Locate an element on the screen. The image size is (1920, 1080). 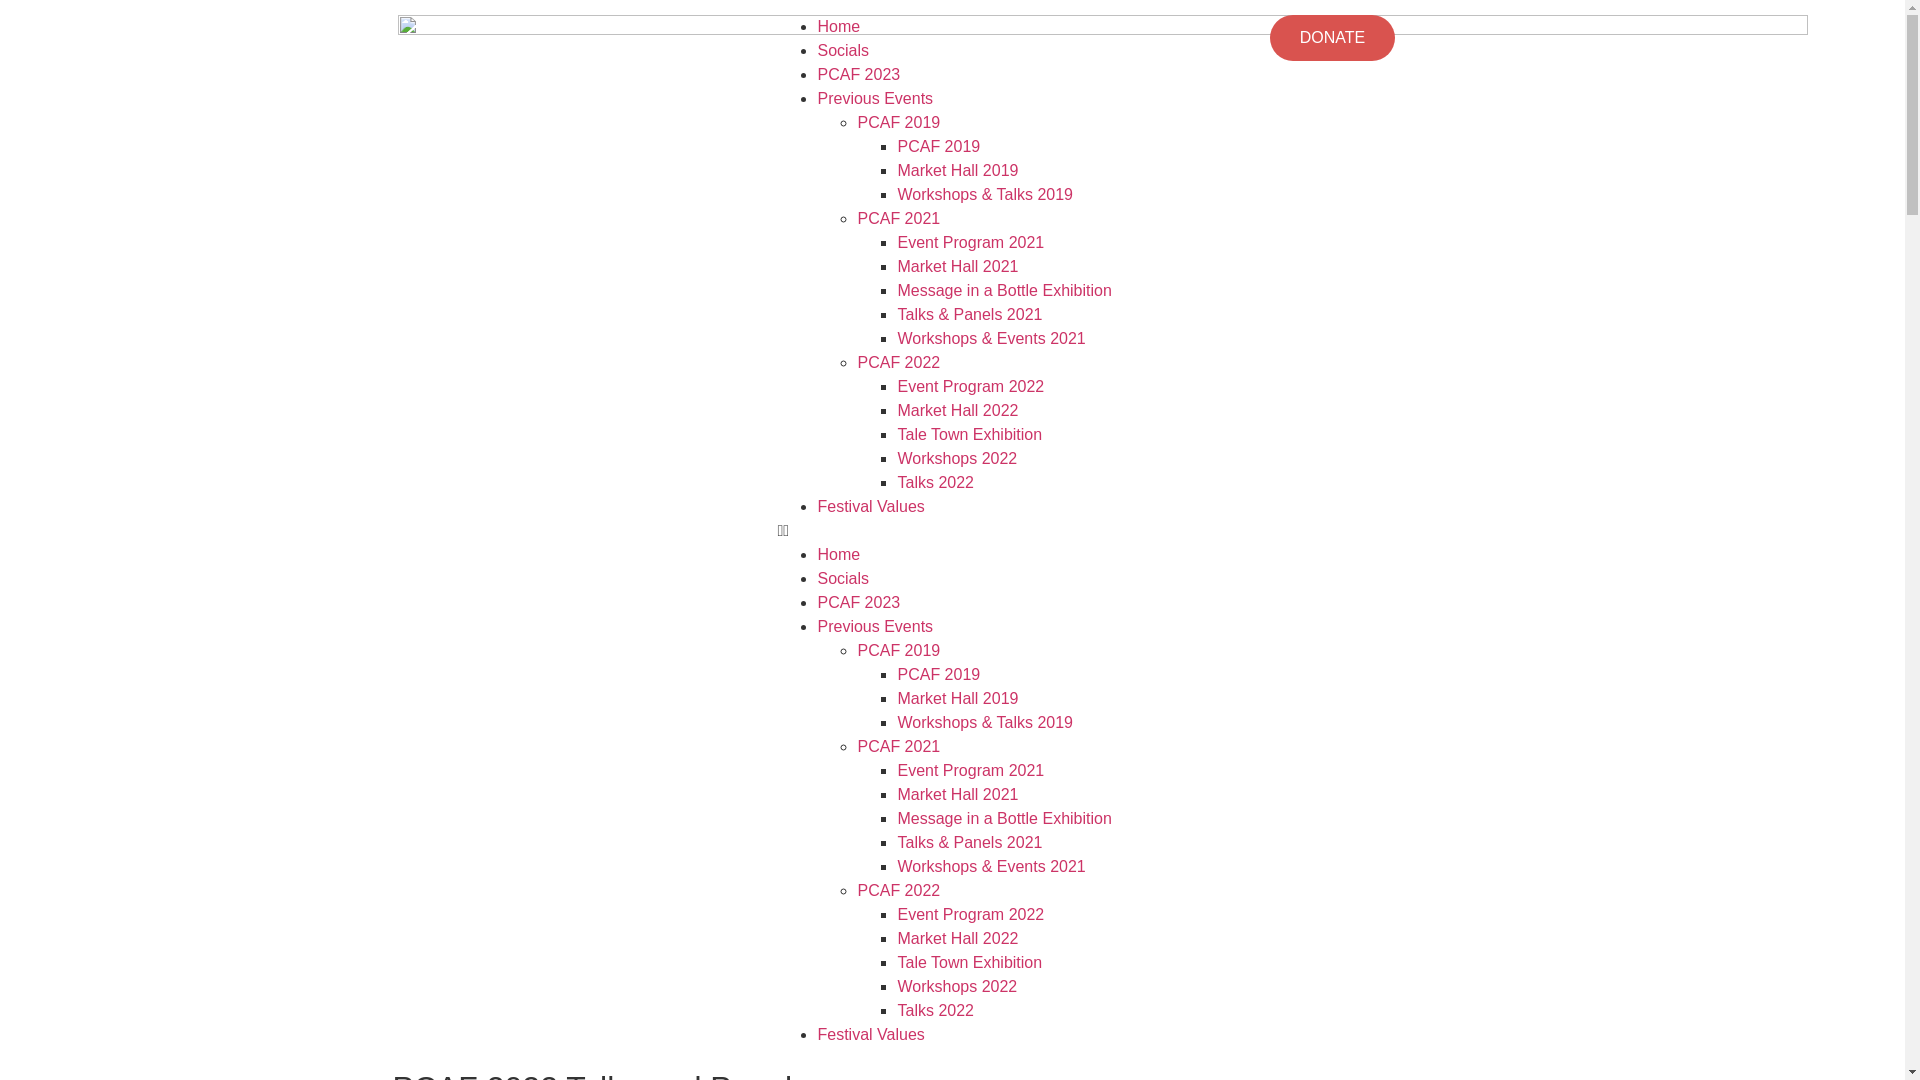
'Festival Values' is located at coordinates (816, 505).